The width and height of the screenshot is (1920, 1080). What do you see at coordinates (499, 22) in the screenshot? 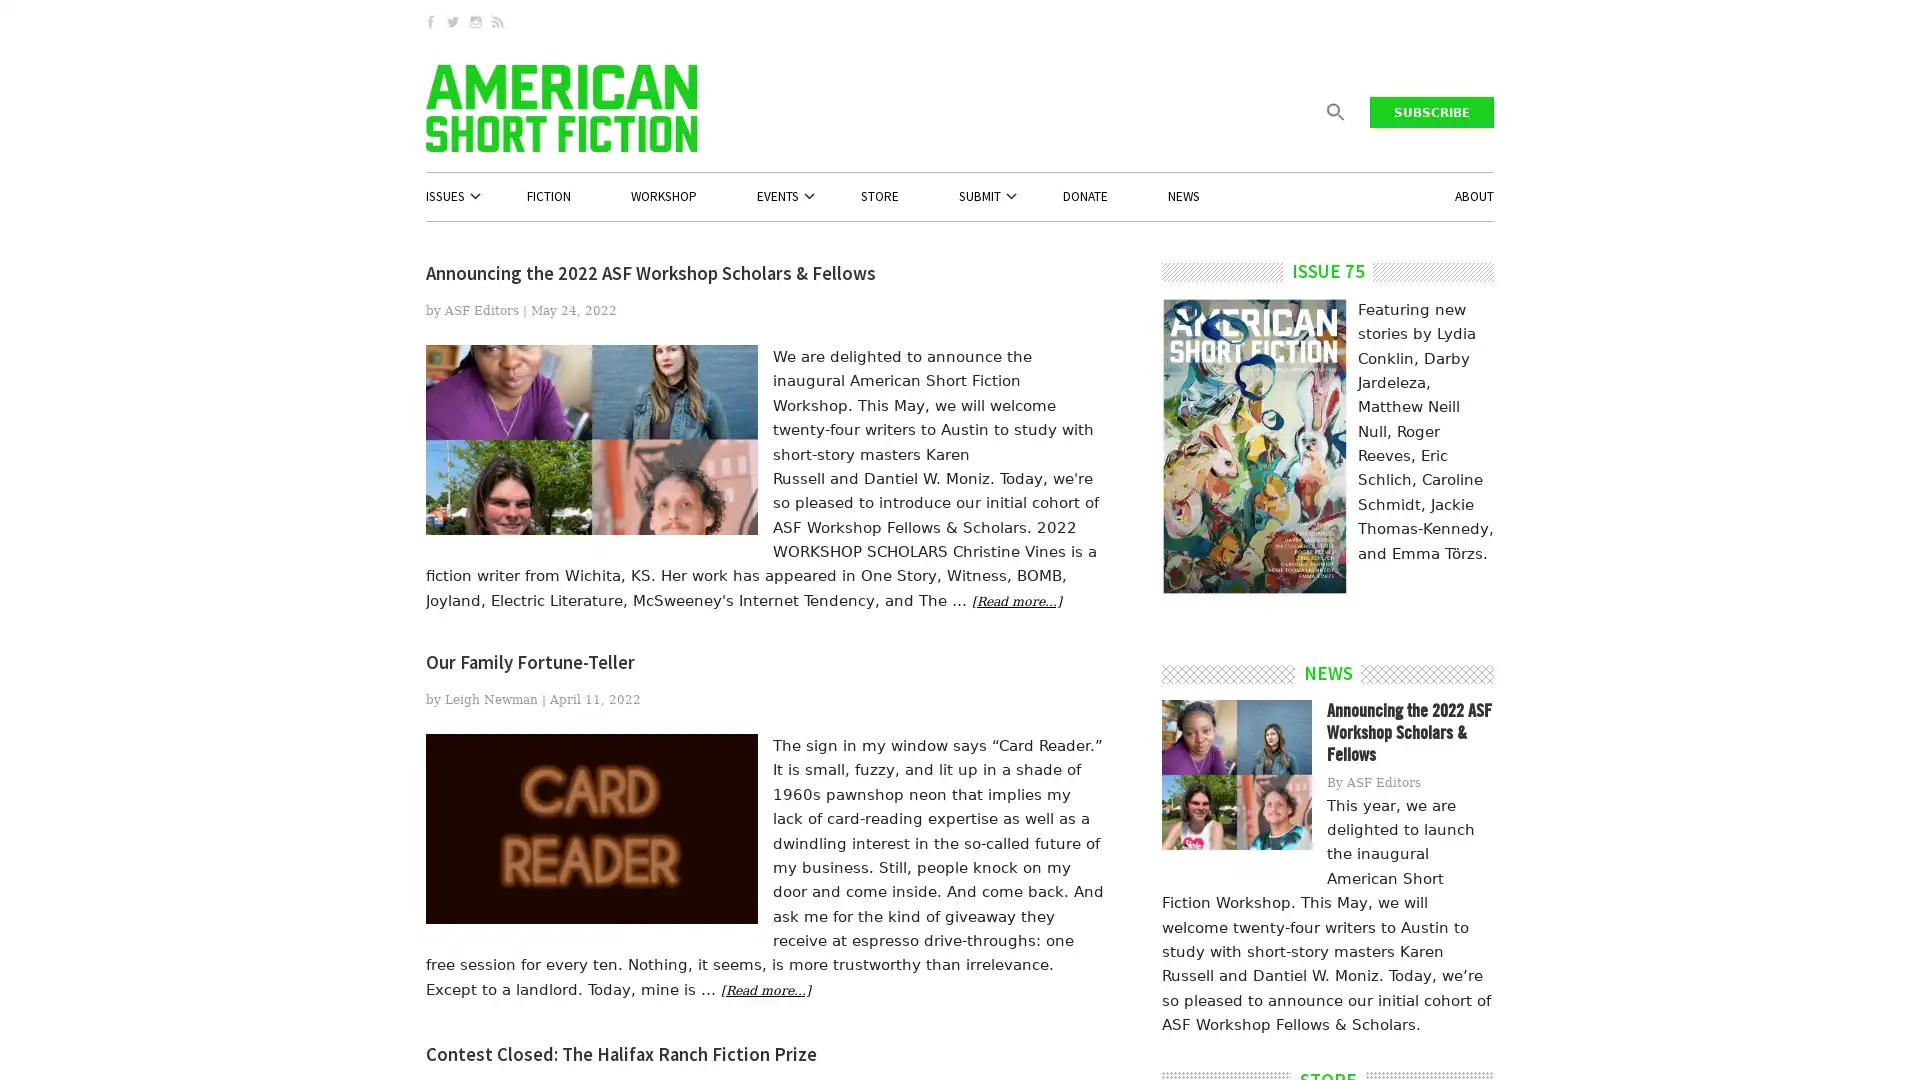
I see `rss` at bounding box center [499, 22].